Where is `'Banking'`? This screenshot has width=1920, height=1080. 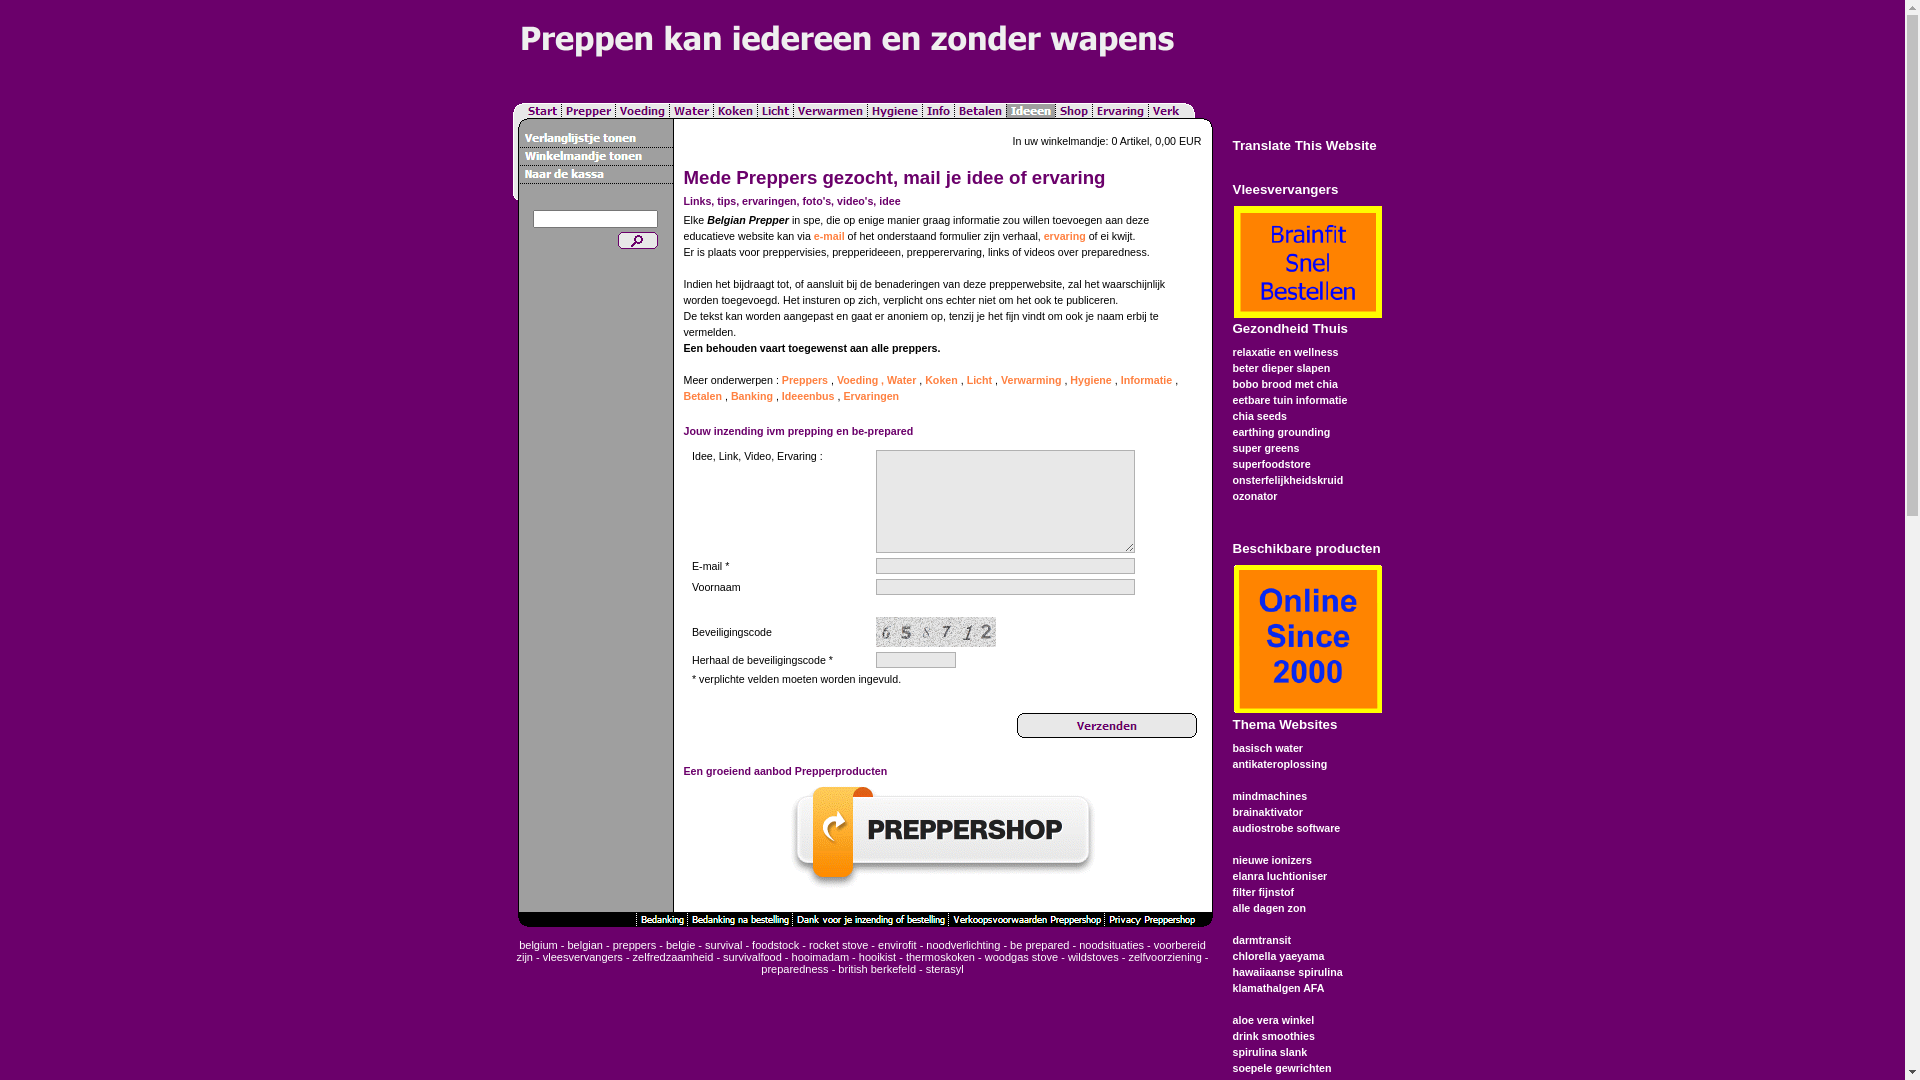
'Banking' is located at coordinates (751, 396).